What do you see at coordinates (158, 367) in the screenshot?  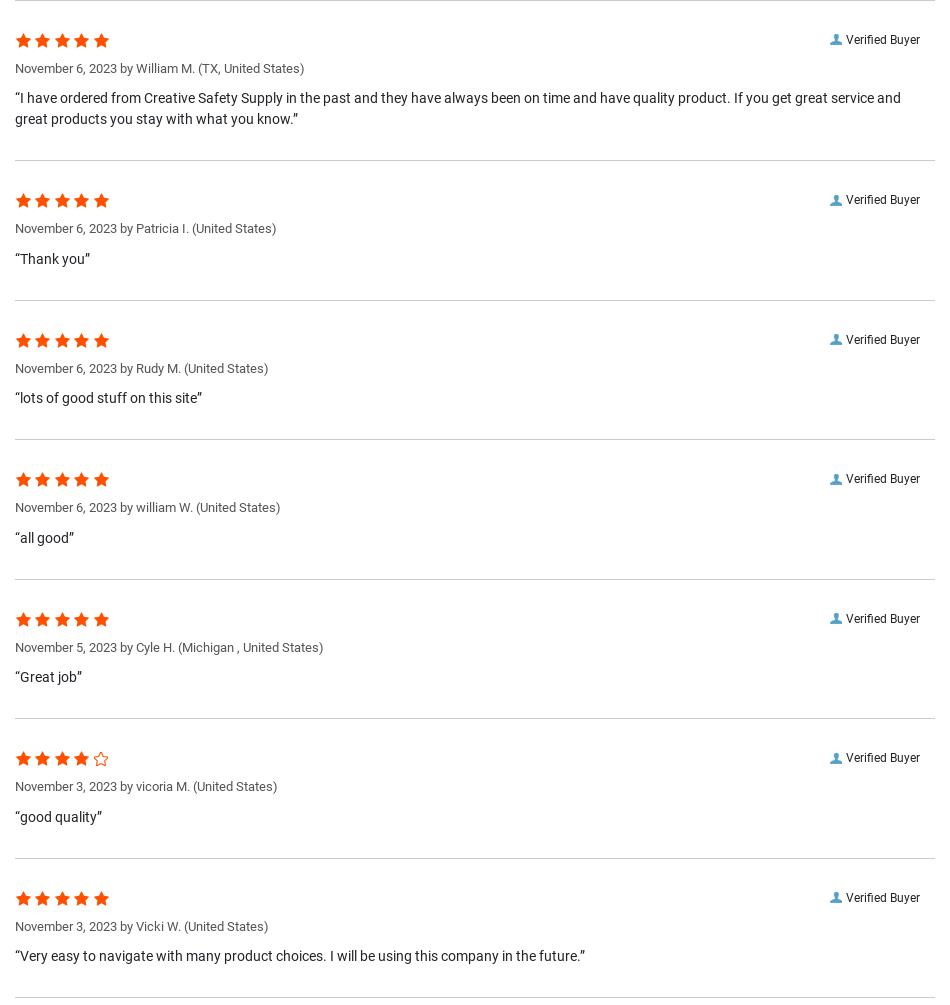 I see `'Rudy M.'` at bounding box center [158, 367].